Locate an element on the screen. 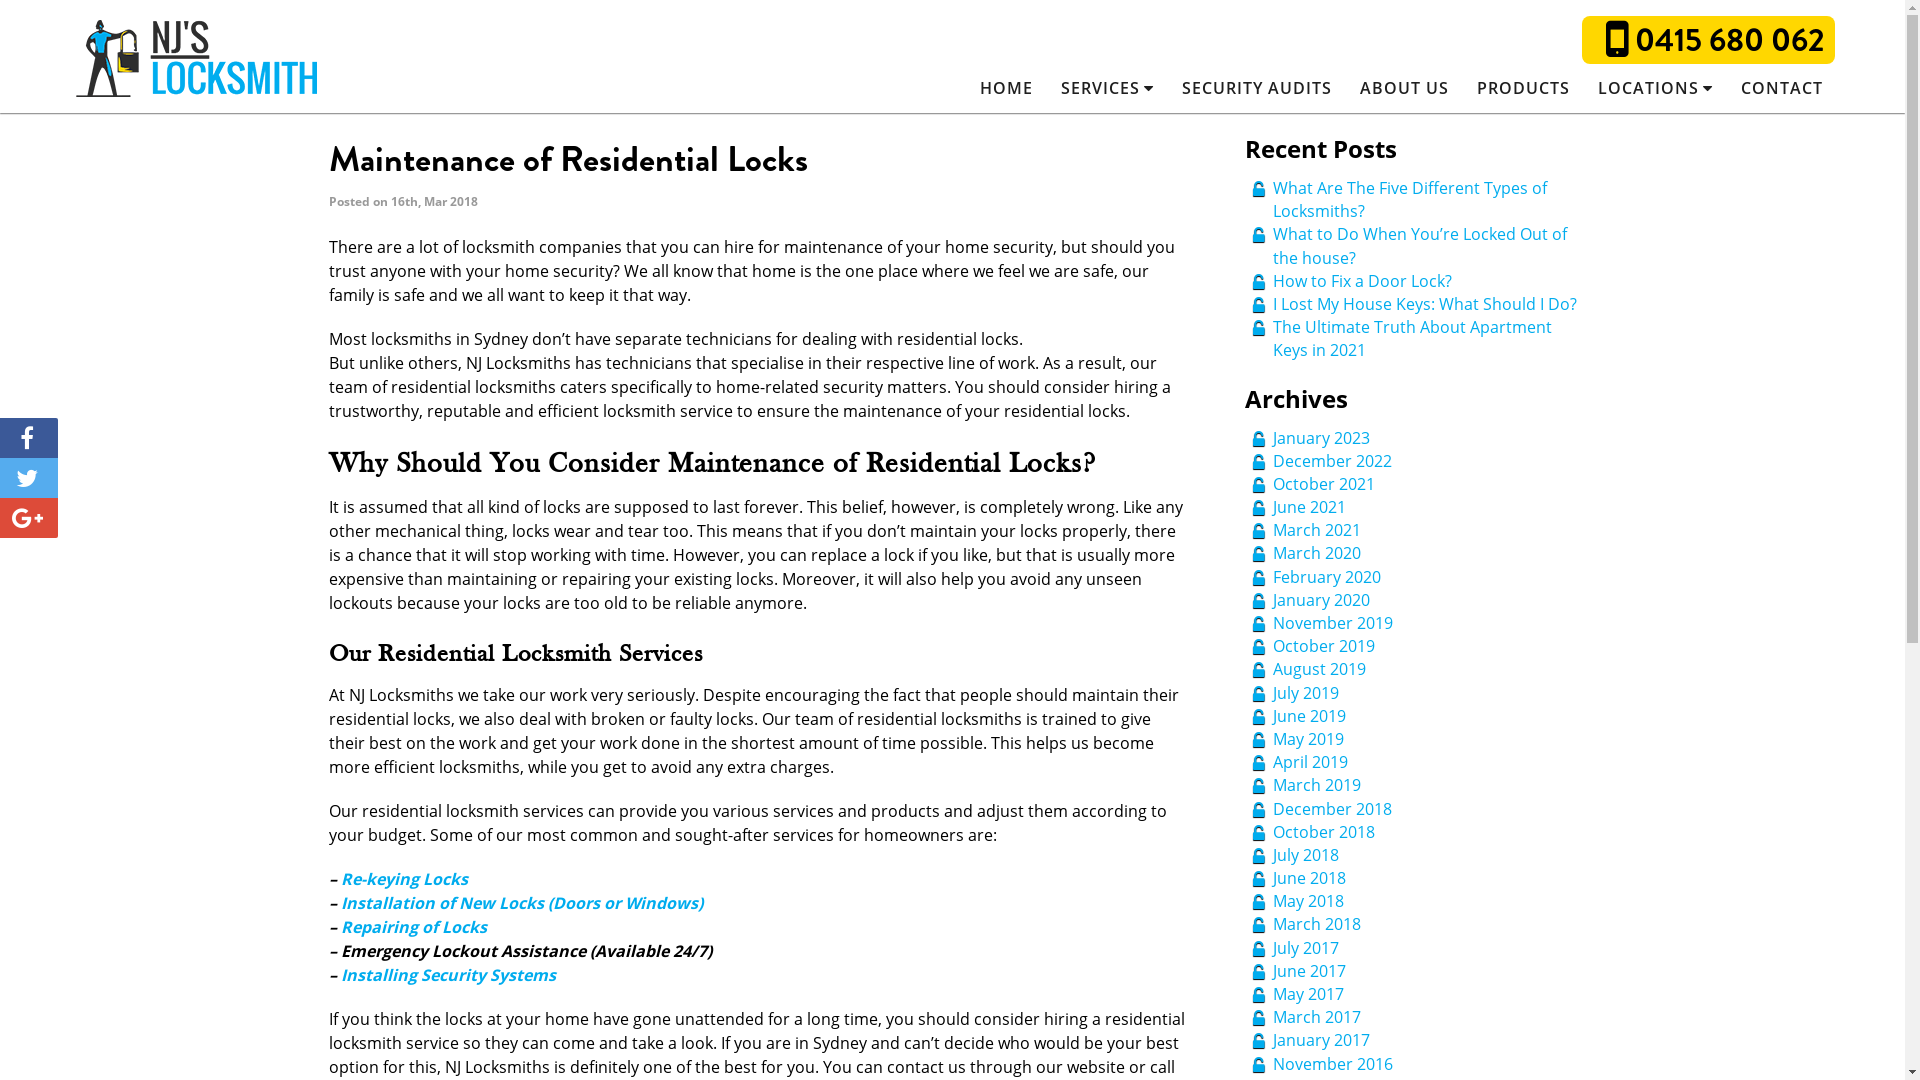 The width and height of the screenshot is (1920, 1080). 'PRODUCTS' is located at coordinates (1464, 87).